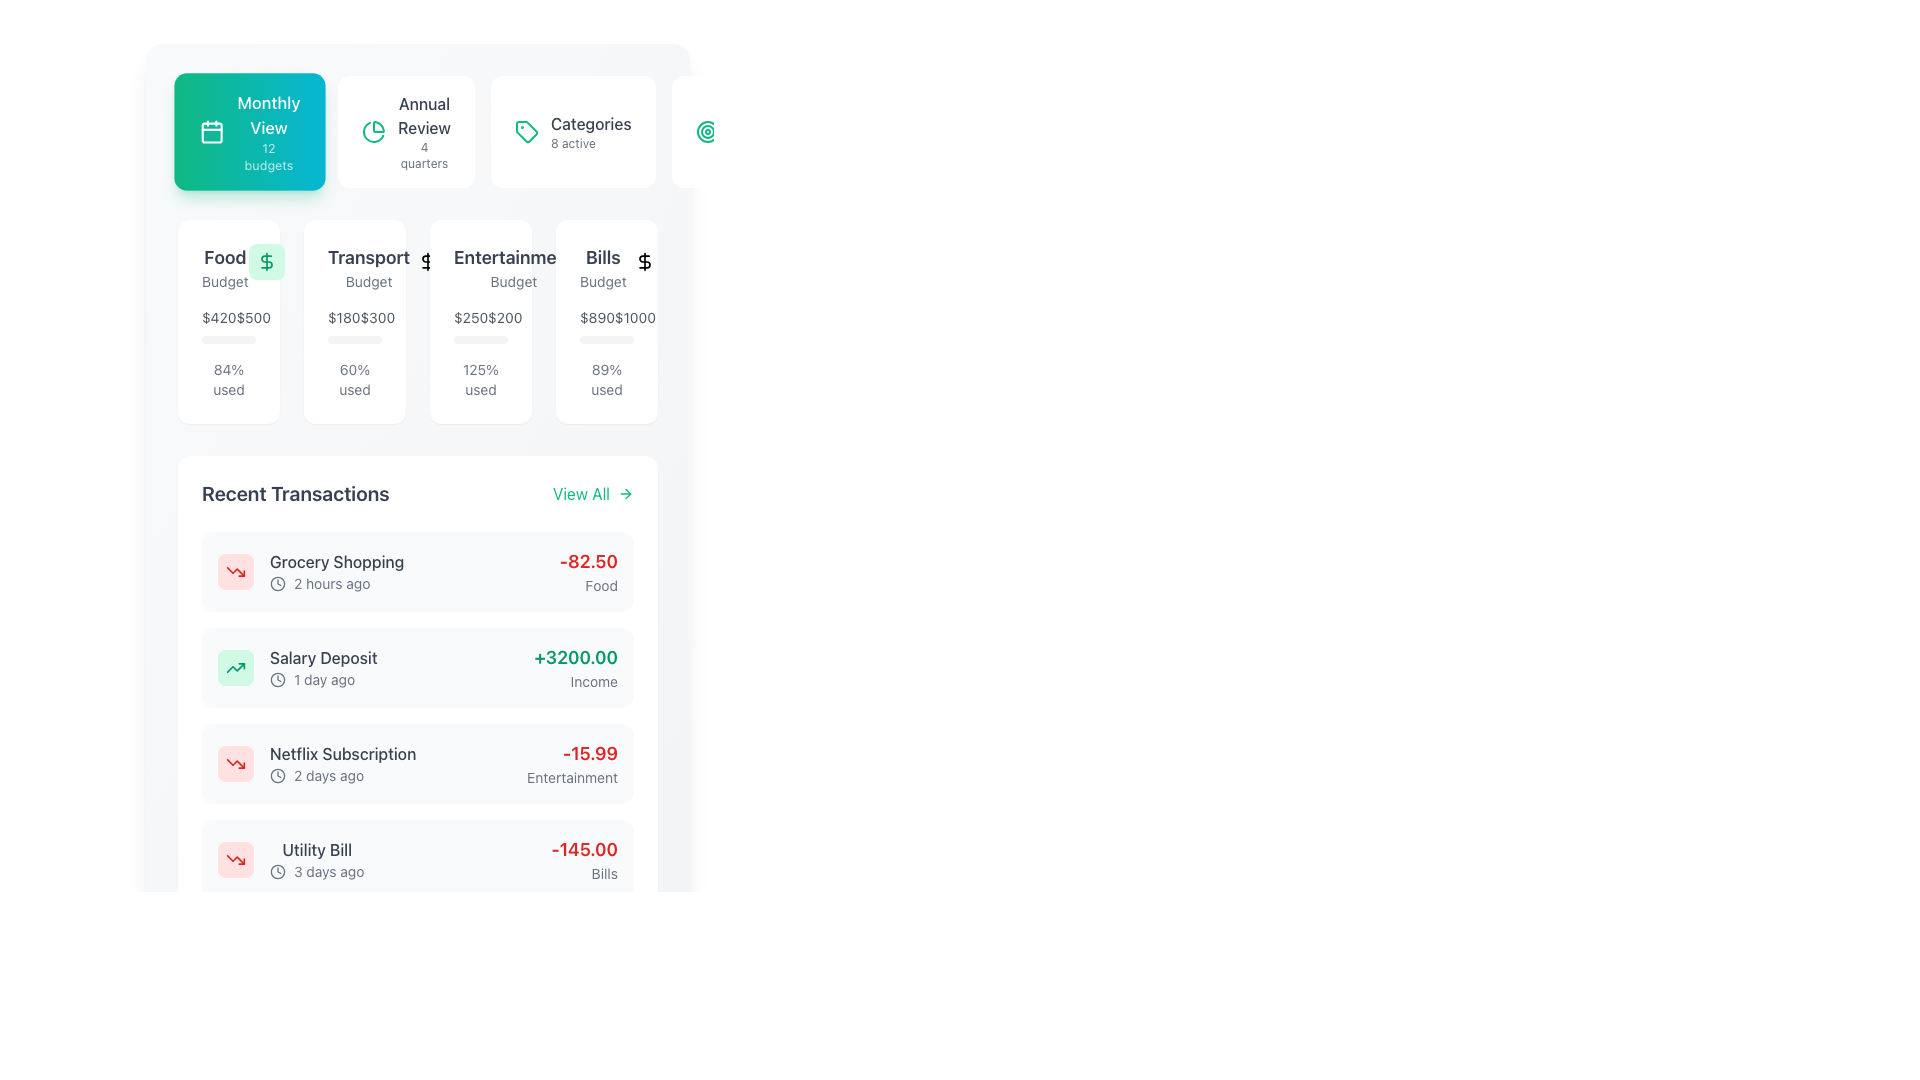 Image resolution: width=1920 pixels, height=1080 pixels. What do you see at coordinates (290, 859) in the screenshot?
I see `the 'Utility Bill' list item` at bounding box center [290, 859].